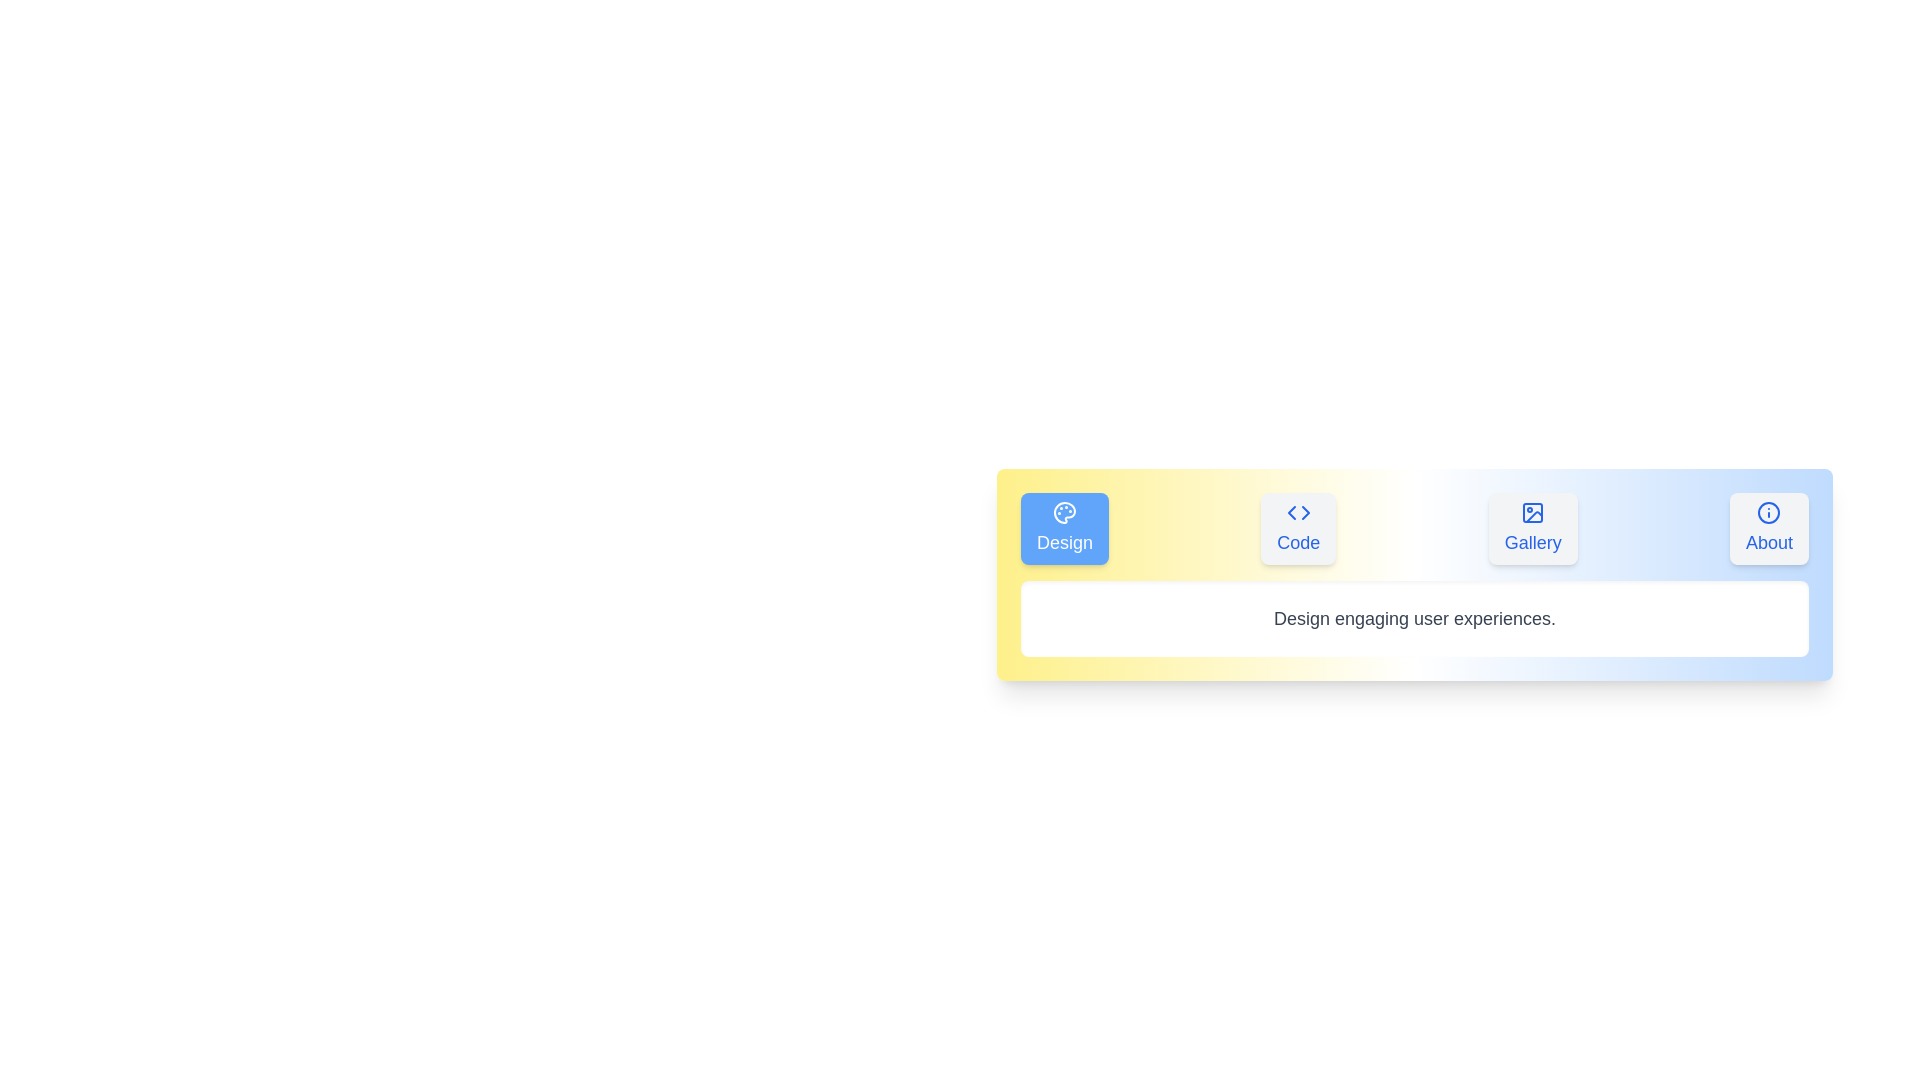  I want to click on the tab labeled Gallery to switch to its content, so click(1531, 527).